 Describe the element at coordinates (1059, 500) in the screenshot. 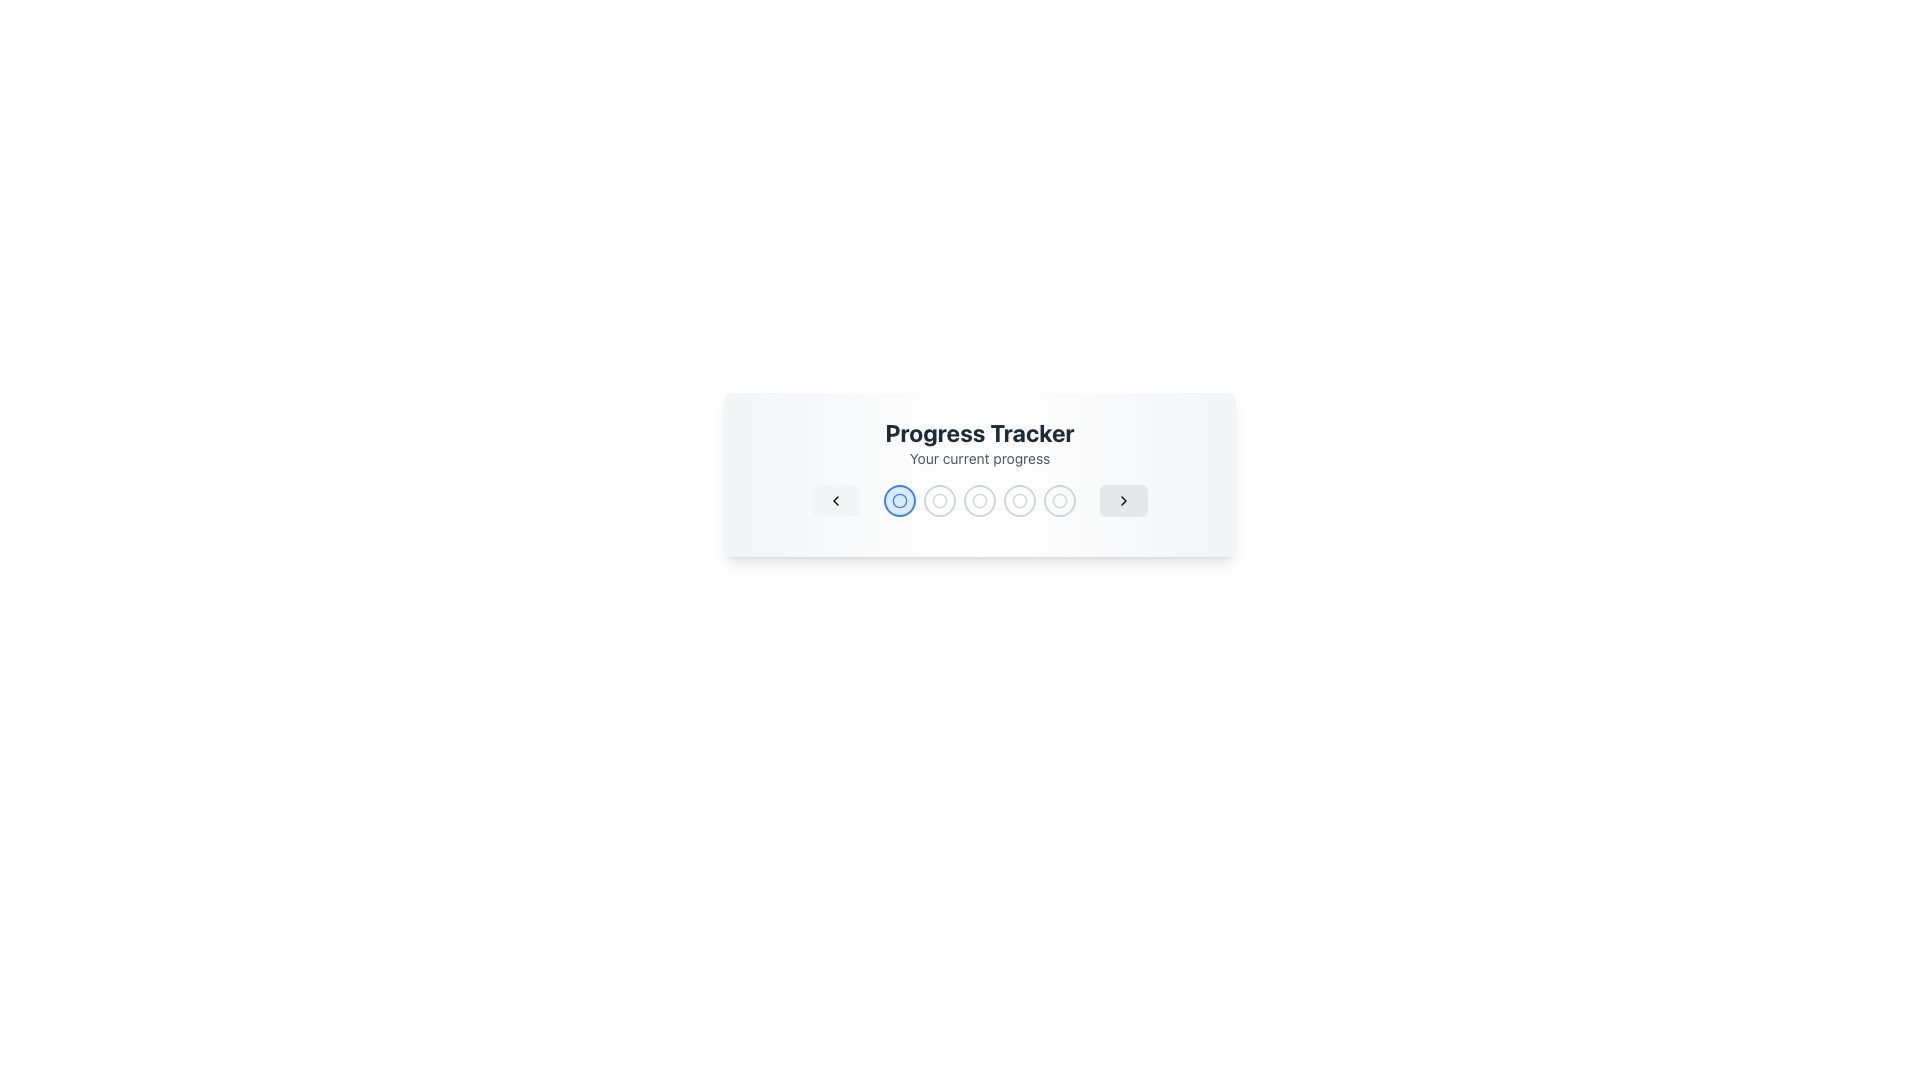

I see `the sixth Progress Indicator Dot in the multi-step process, located below the 'Progress Tracker' title` at that location.